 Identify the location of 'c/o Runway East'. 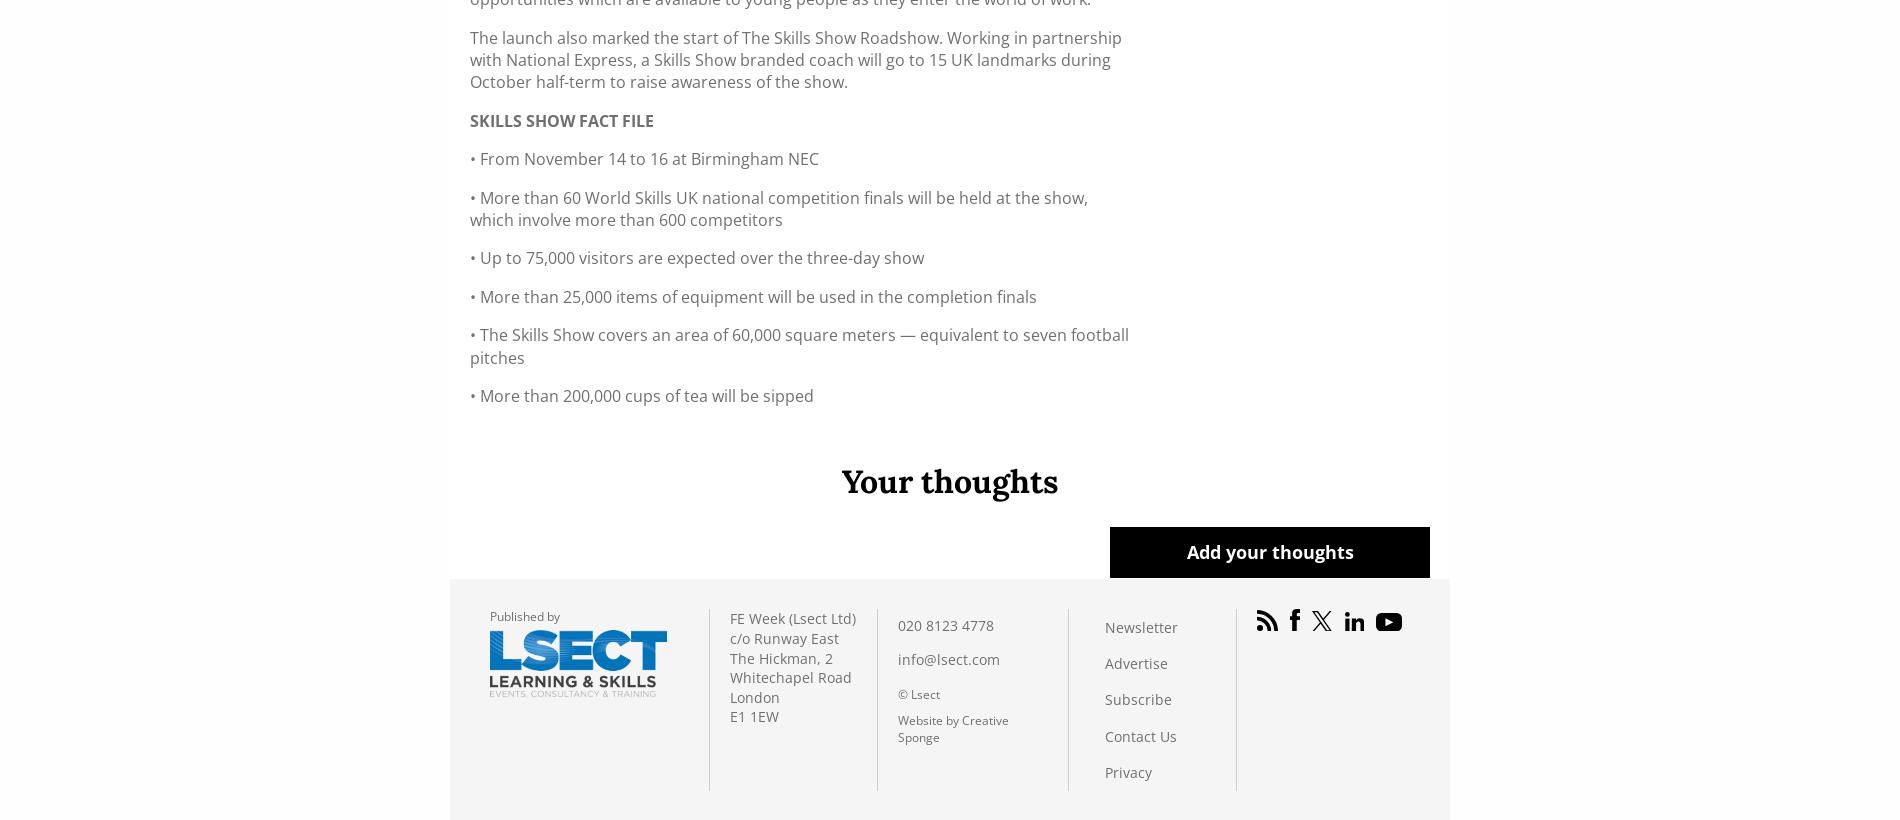
(782, 636).